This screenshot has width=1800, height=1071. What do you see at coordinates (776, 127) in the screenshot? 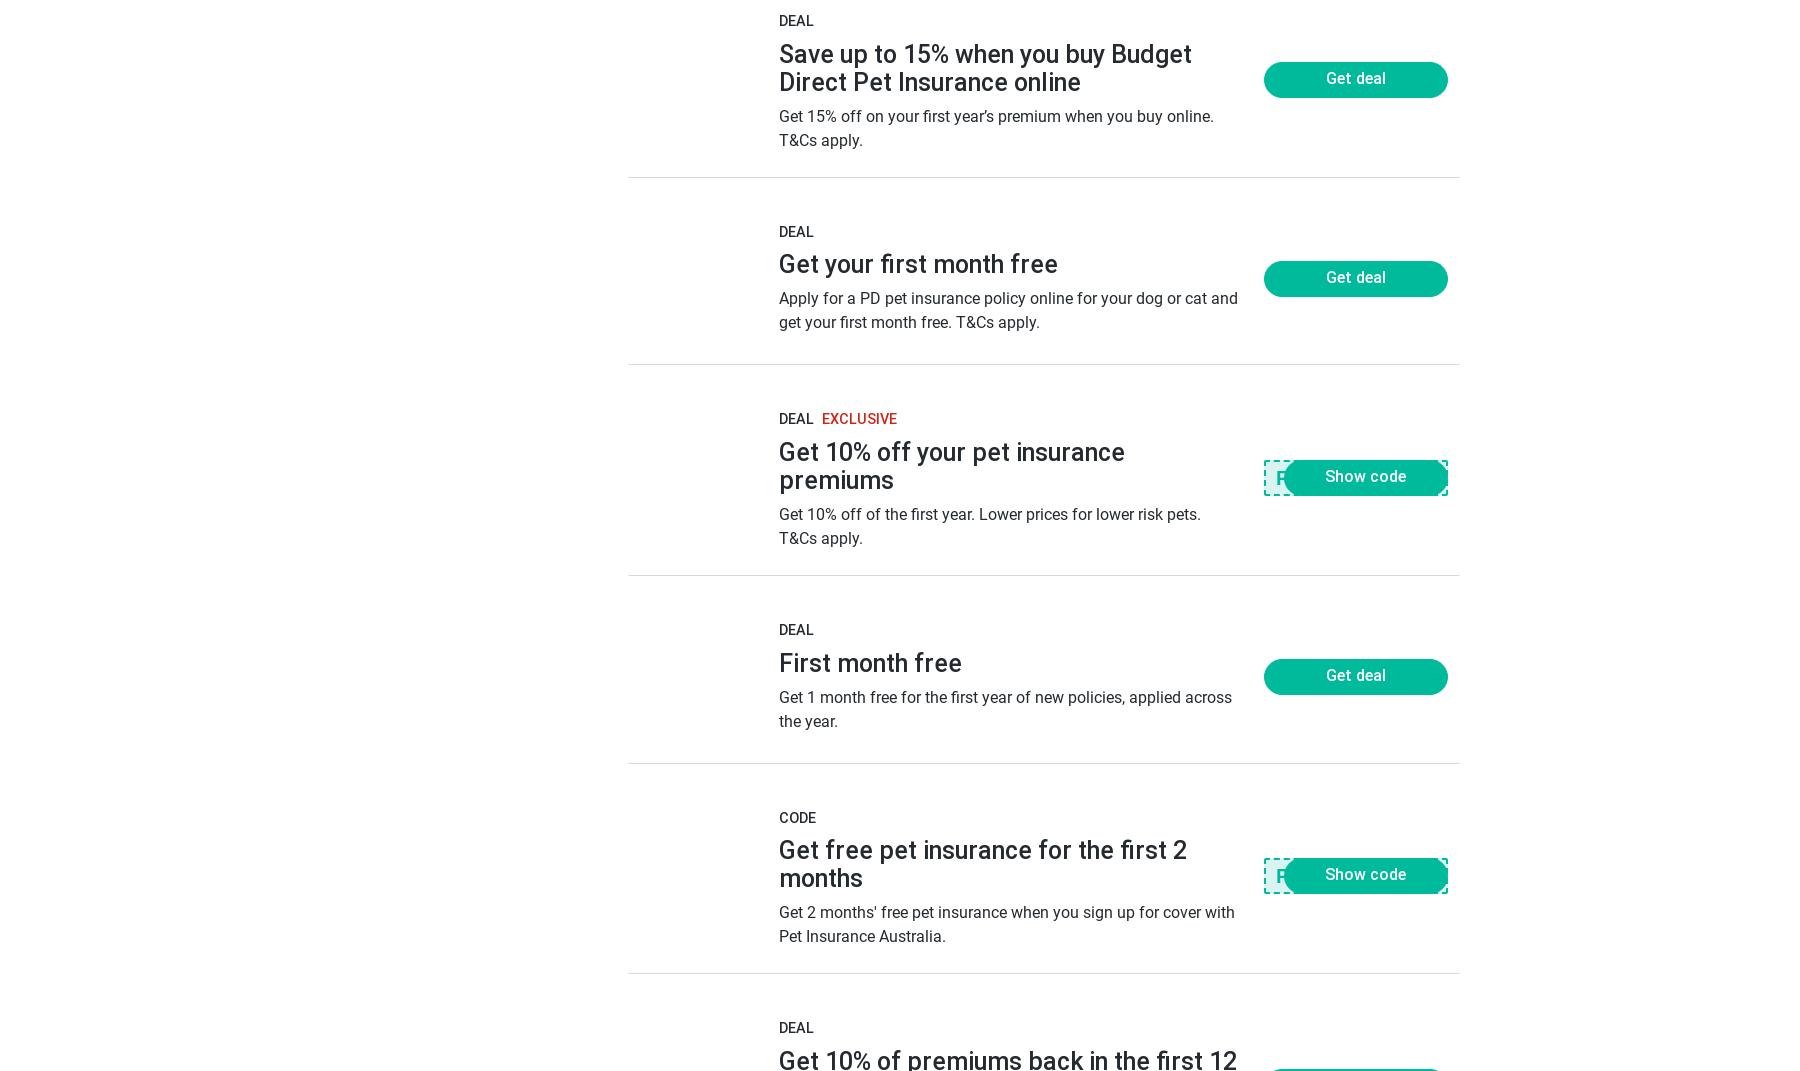
I see `'Get 15% off on your first year’s premium when you buy online. T&Cs apply.'` at bounding box center [776, 127].